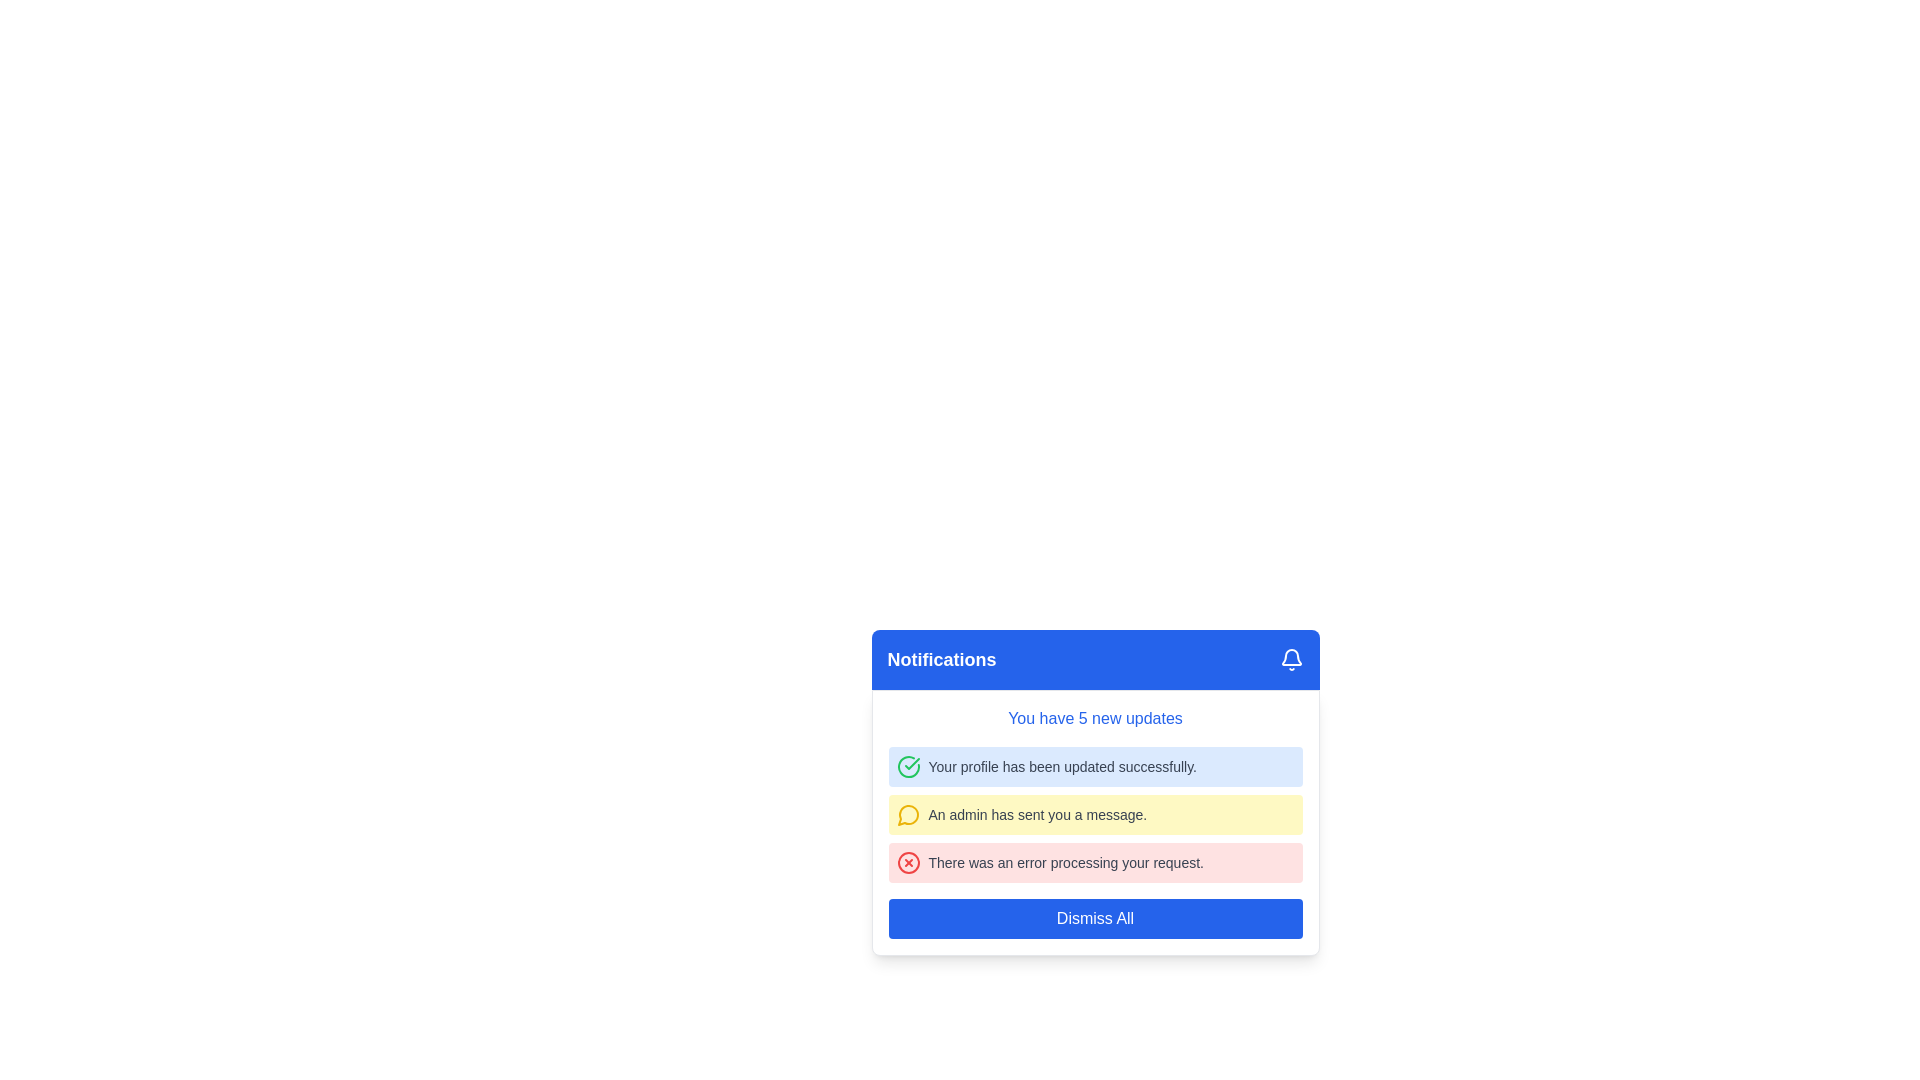  I want to click on the bell icon in the top-right corner of the blue header bar, so click(1291, 659).